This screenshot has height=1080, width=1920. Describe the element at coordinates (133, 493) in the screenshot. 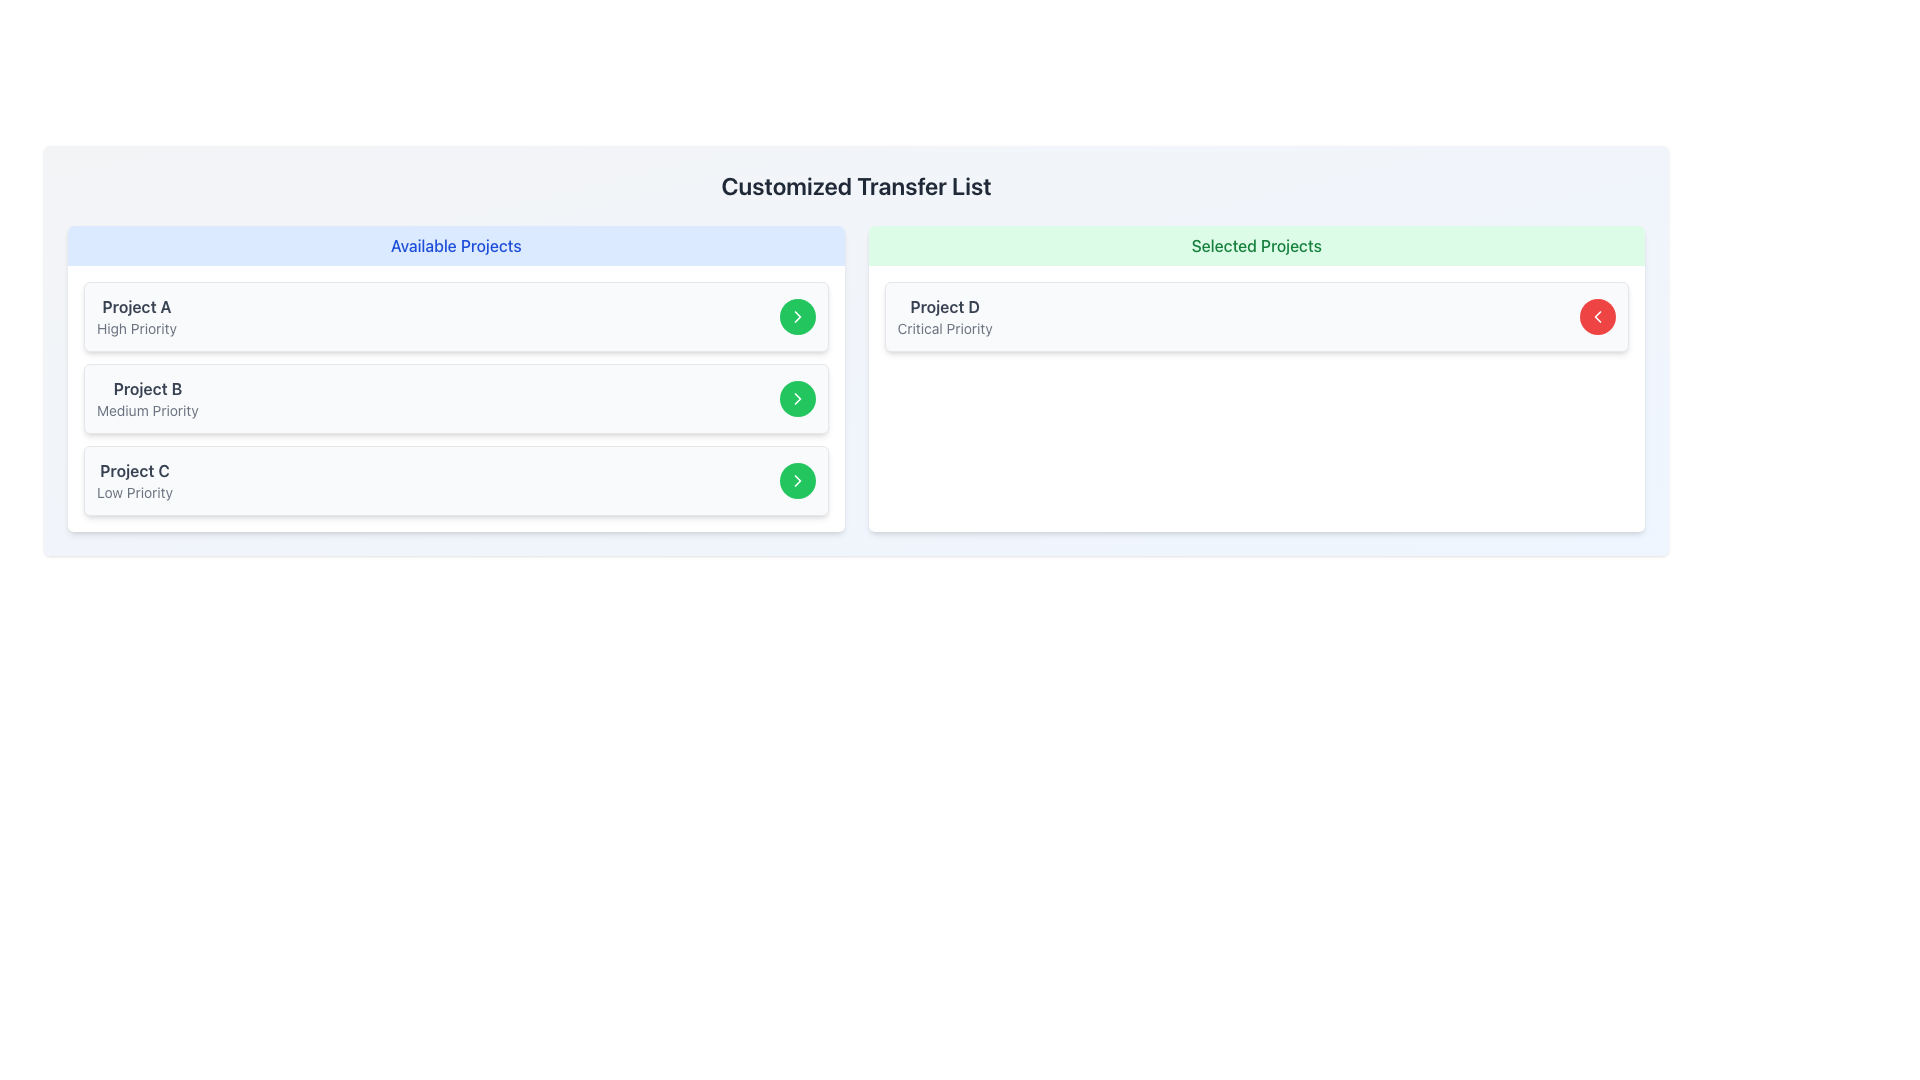

I see `the 'Low Priority' text label located below the title of the 'Project C' card in the third item of the 'Available Projects' list` at that location.